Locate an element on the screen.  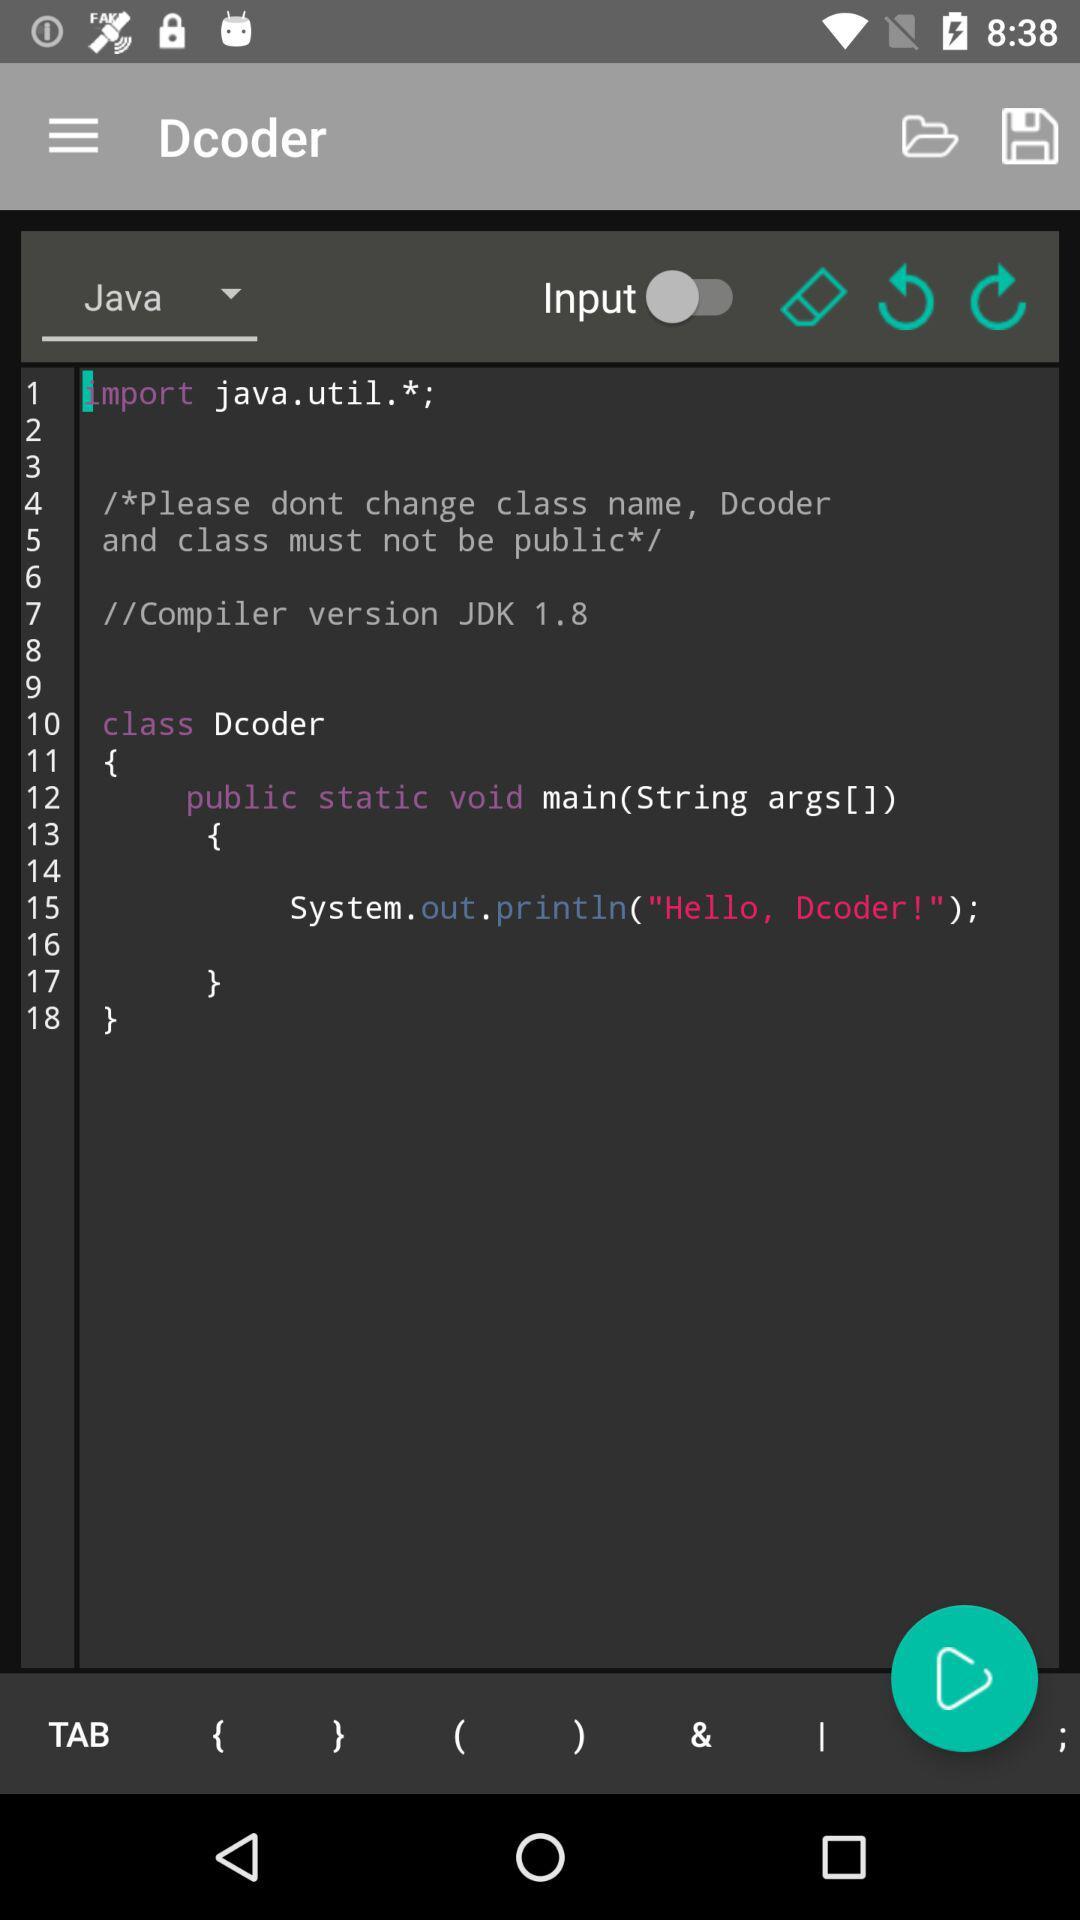
to compile the program is located at coordinates (963, 1678).